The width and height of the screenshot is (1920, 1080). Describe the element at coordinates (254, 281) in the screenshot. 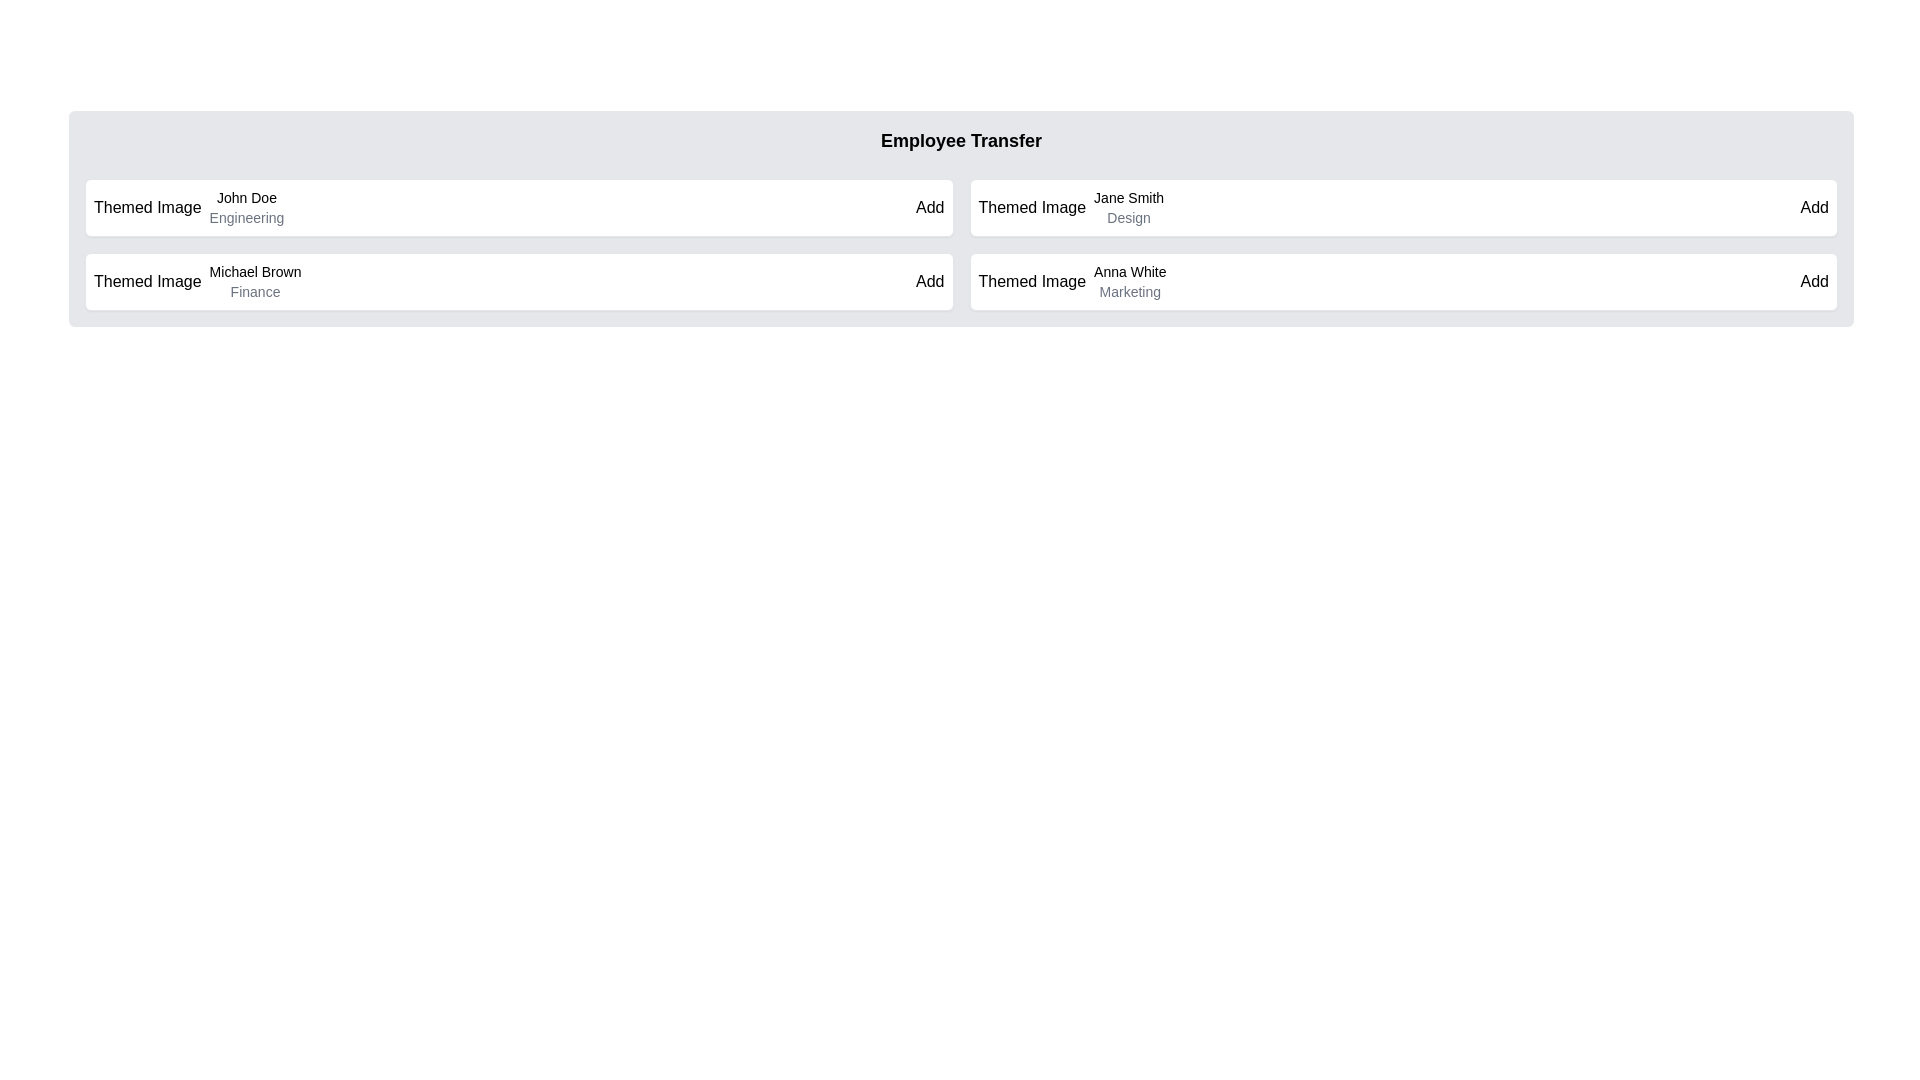

I see `the text label indicating the name 'Michael Brown' and their department 'Finance', which is located in the middle-left of the row structure` at that location.